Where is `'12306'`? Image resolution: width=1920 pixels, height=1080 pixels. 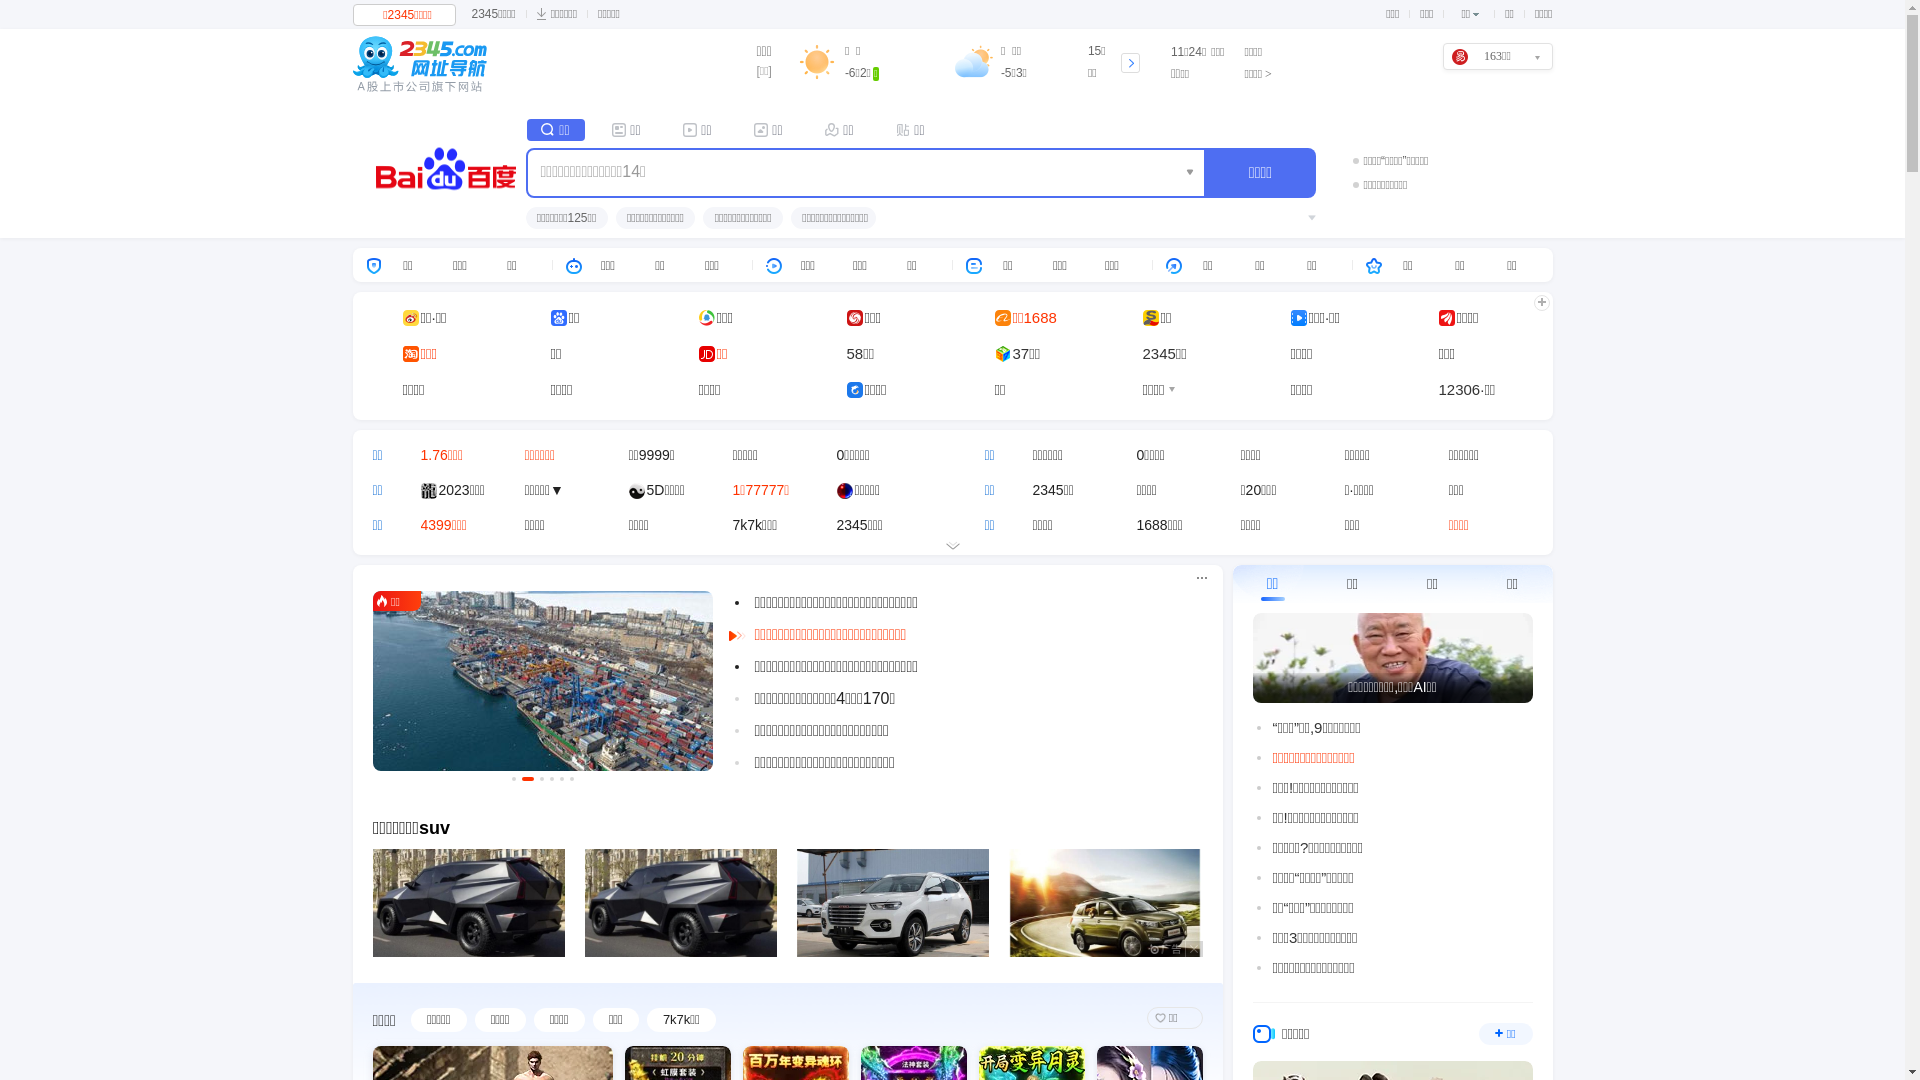
'12306' is located at coordinates (1459, 389).